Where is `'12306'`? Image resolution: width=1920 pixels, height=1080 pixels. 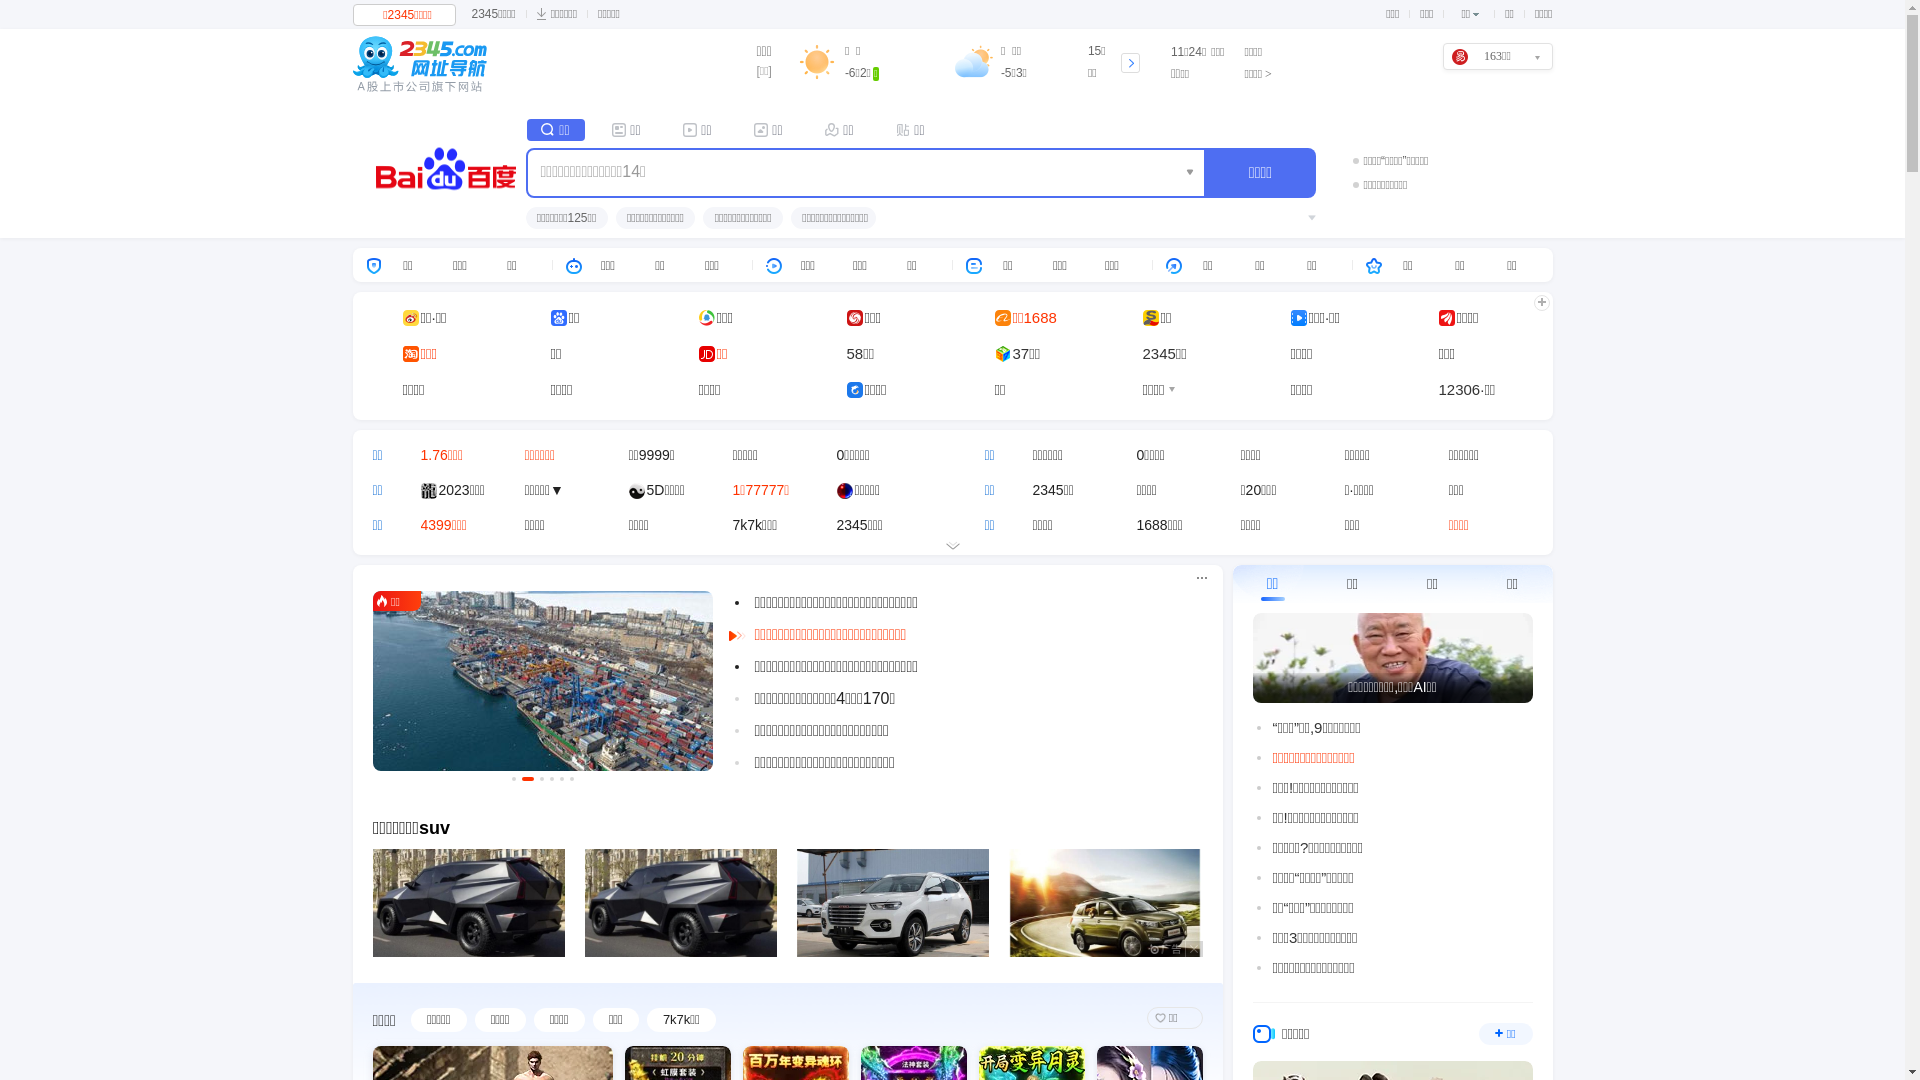
'12306' is located at coordinates (1459, 389).